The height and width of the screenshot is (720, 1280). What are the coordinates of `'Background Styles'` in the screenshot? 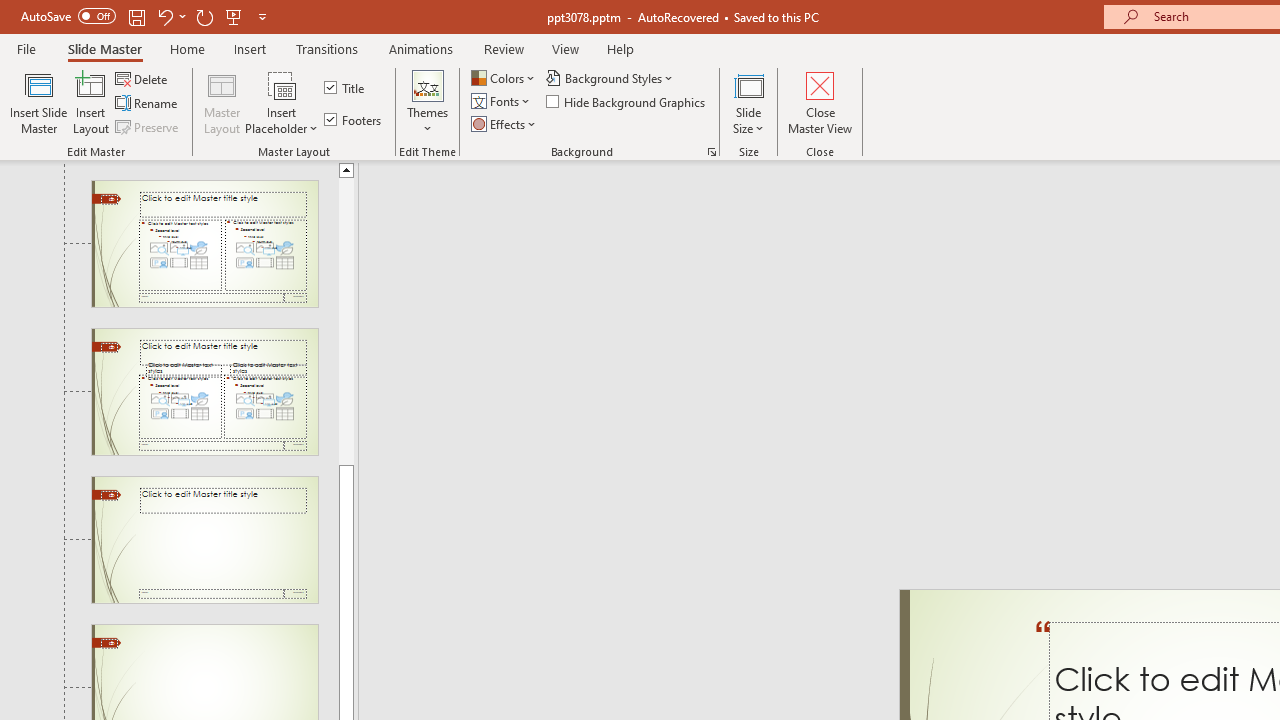 It's located at (610, 77).